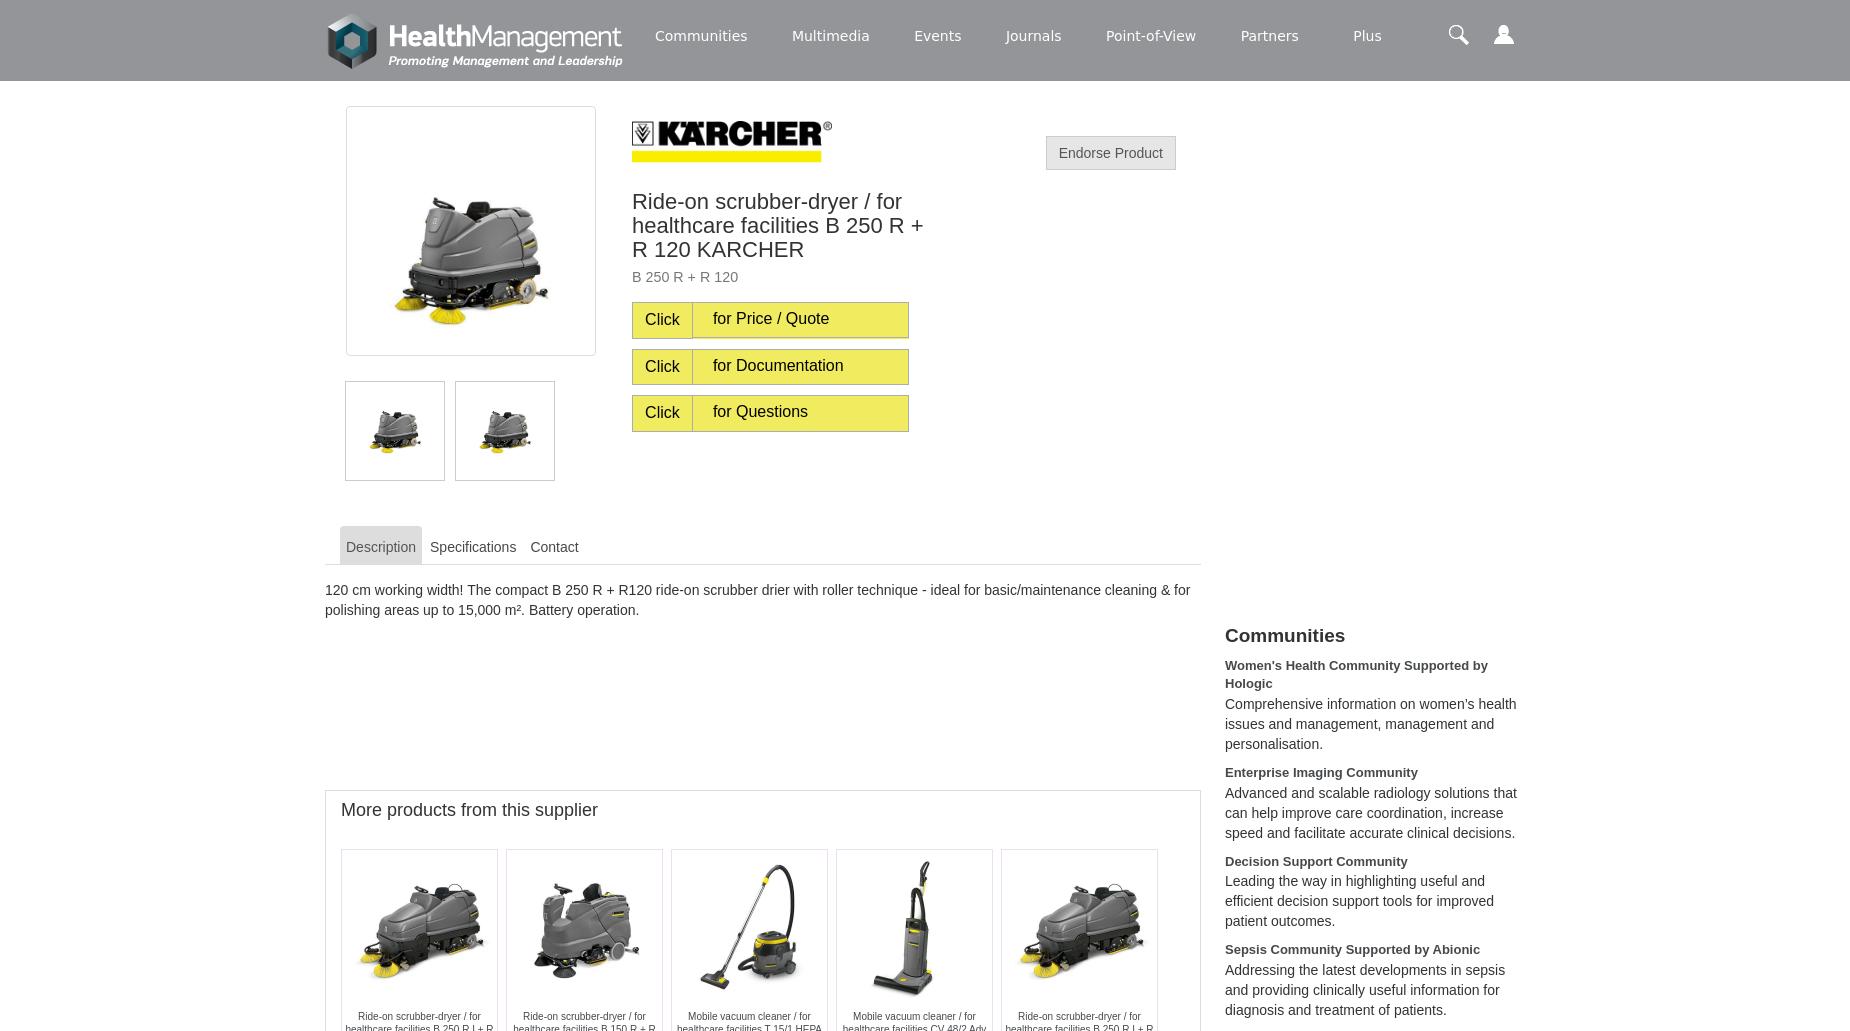 This screenshot has height=1031, width=1850. I want to click on 'Sepsis Community Supported by Abionic', so click(1351, 948).